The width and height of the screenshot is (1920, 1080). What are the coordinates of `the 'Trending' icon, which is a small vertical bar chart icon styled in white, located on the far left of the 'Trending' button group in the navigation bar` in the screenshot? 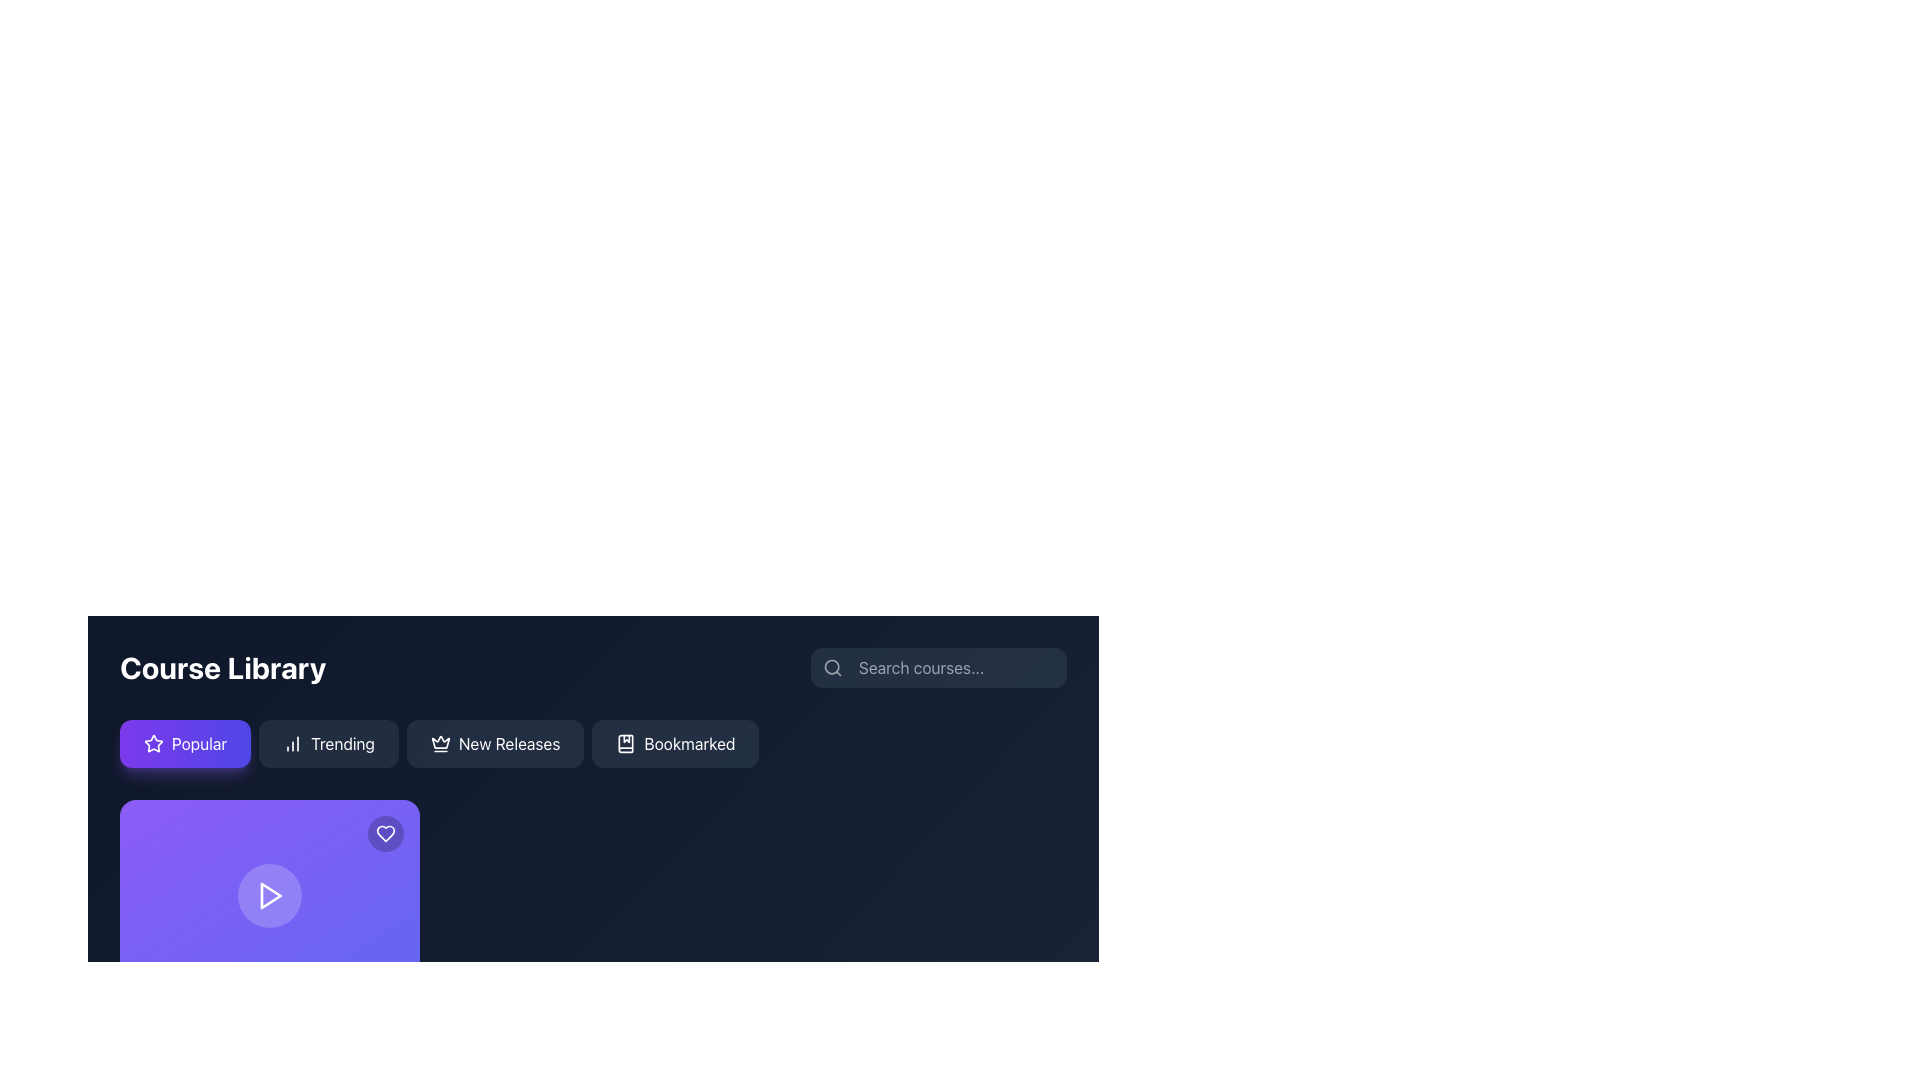 It's located at (292, 744).